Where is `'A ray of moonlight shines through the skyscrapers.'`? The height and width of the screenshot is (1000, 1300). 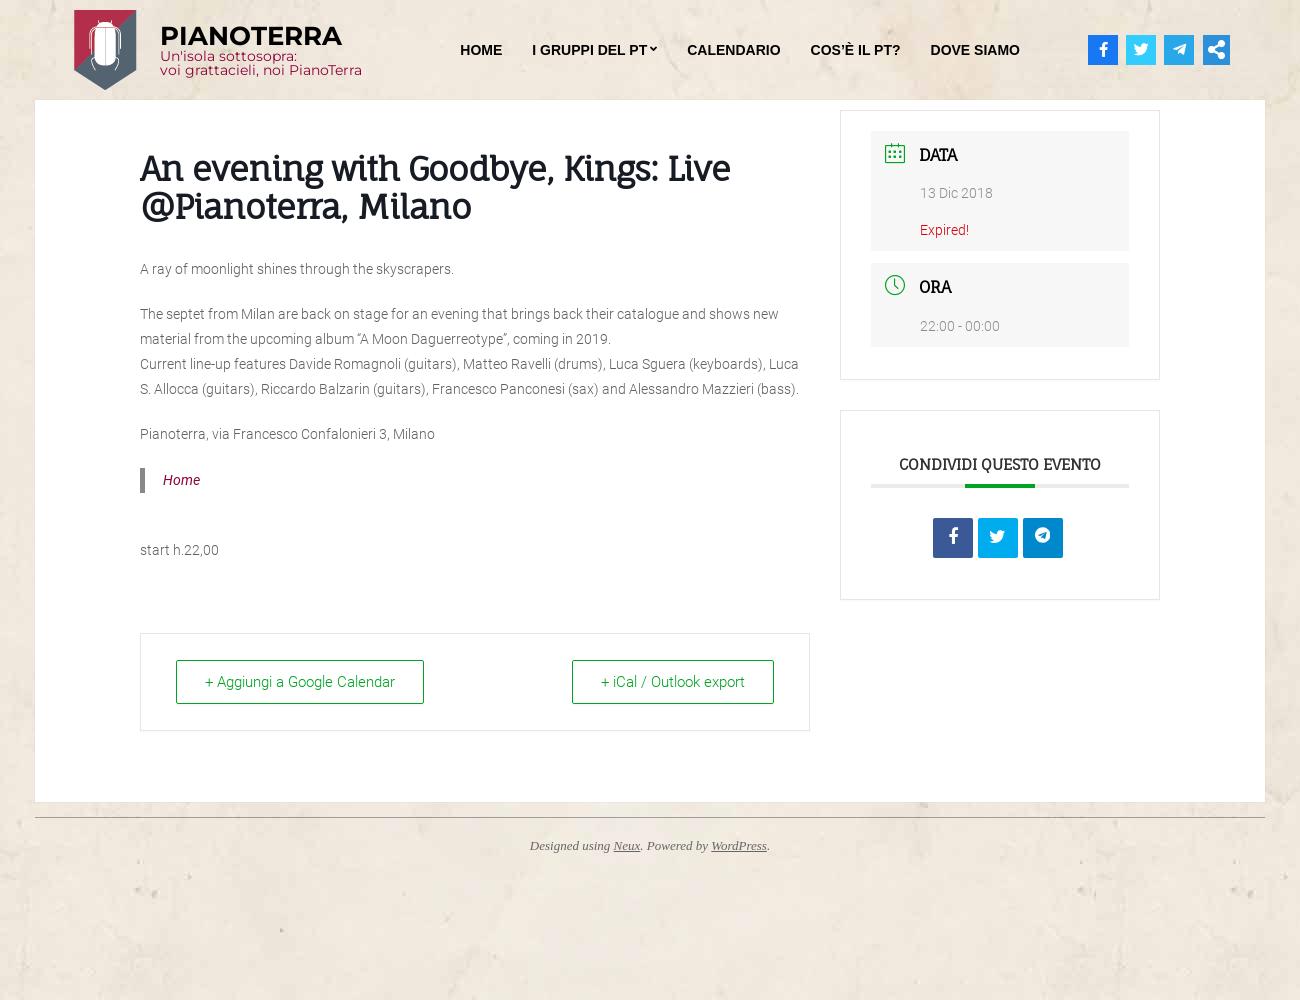 'A ray of moonlight shines through the skyscrapers.' is located at coordinates (297, 268).